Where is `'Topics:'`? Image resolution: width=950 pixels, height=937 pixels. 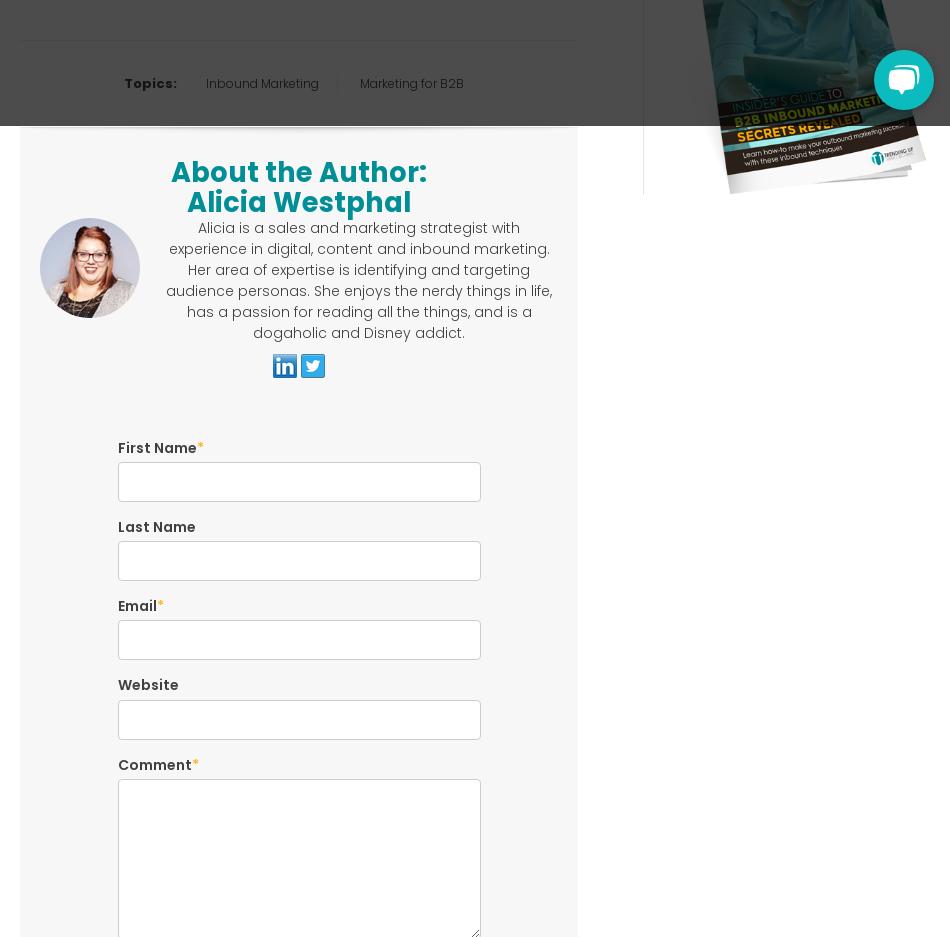 'Topics:' is located at coordinates (150, 82).